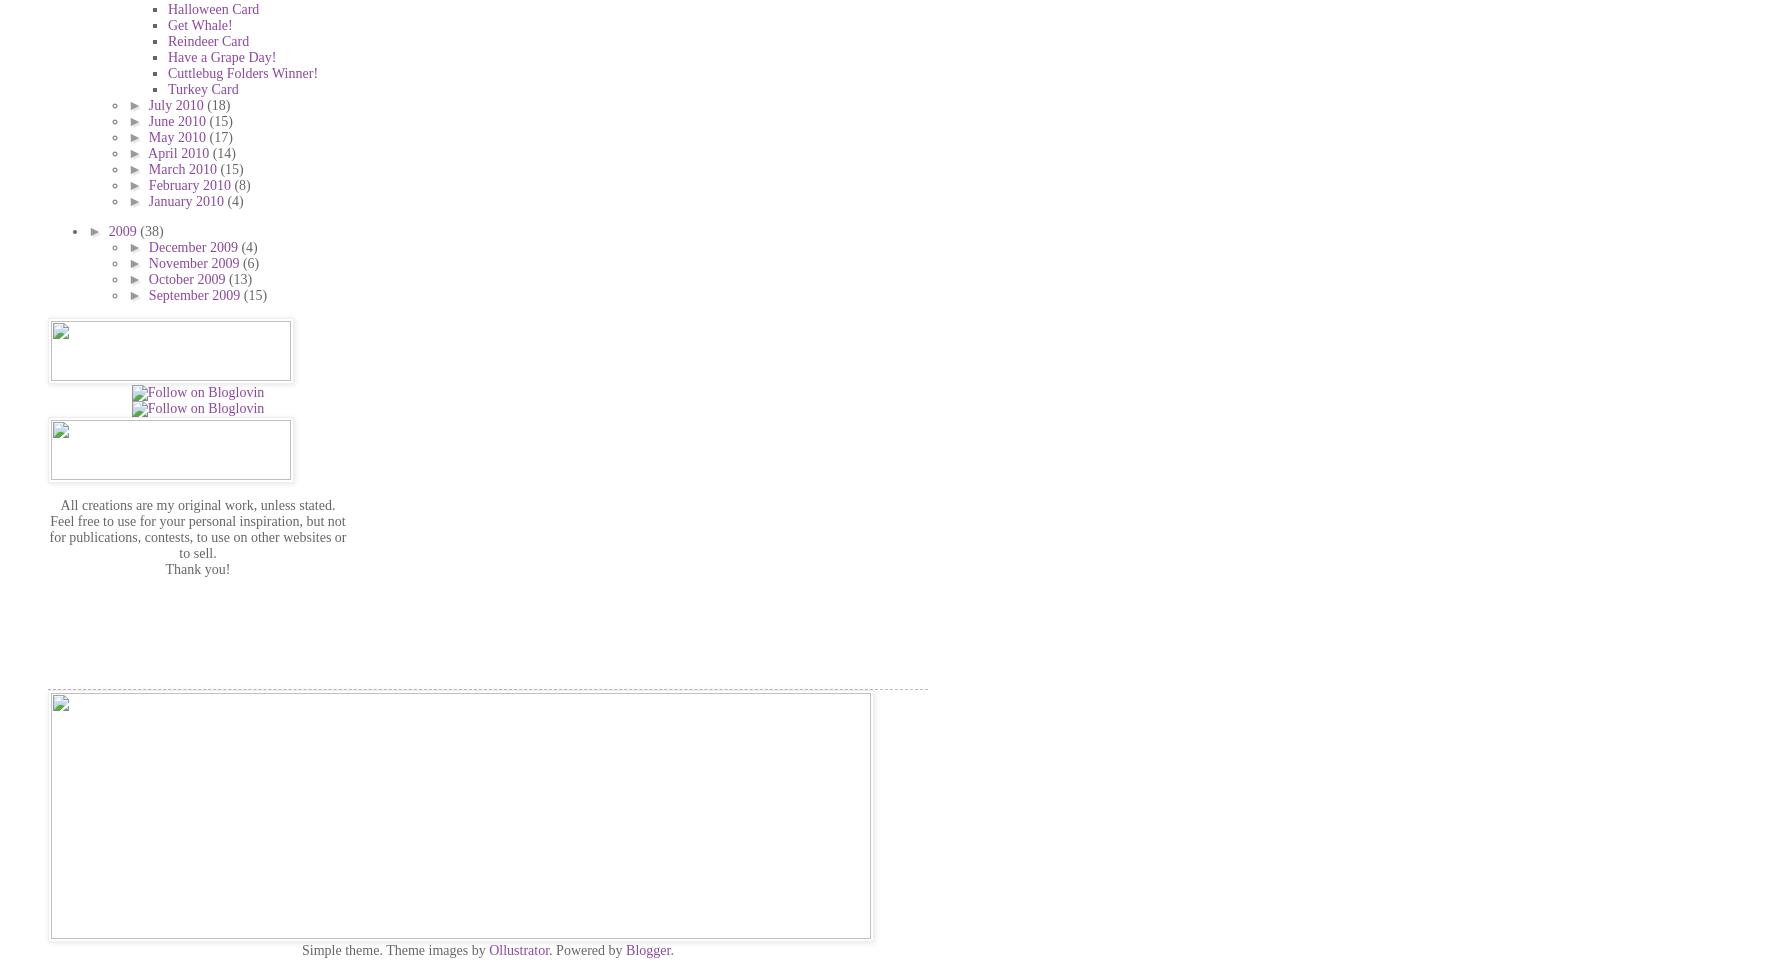 This screenshot has width=1770, height=970. I want to click on 'Halloween Card', so click(213, 8).